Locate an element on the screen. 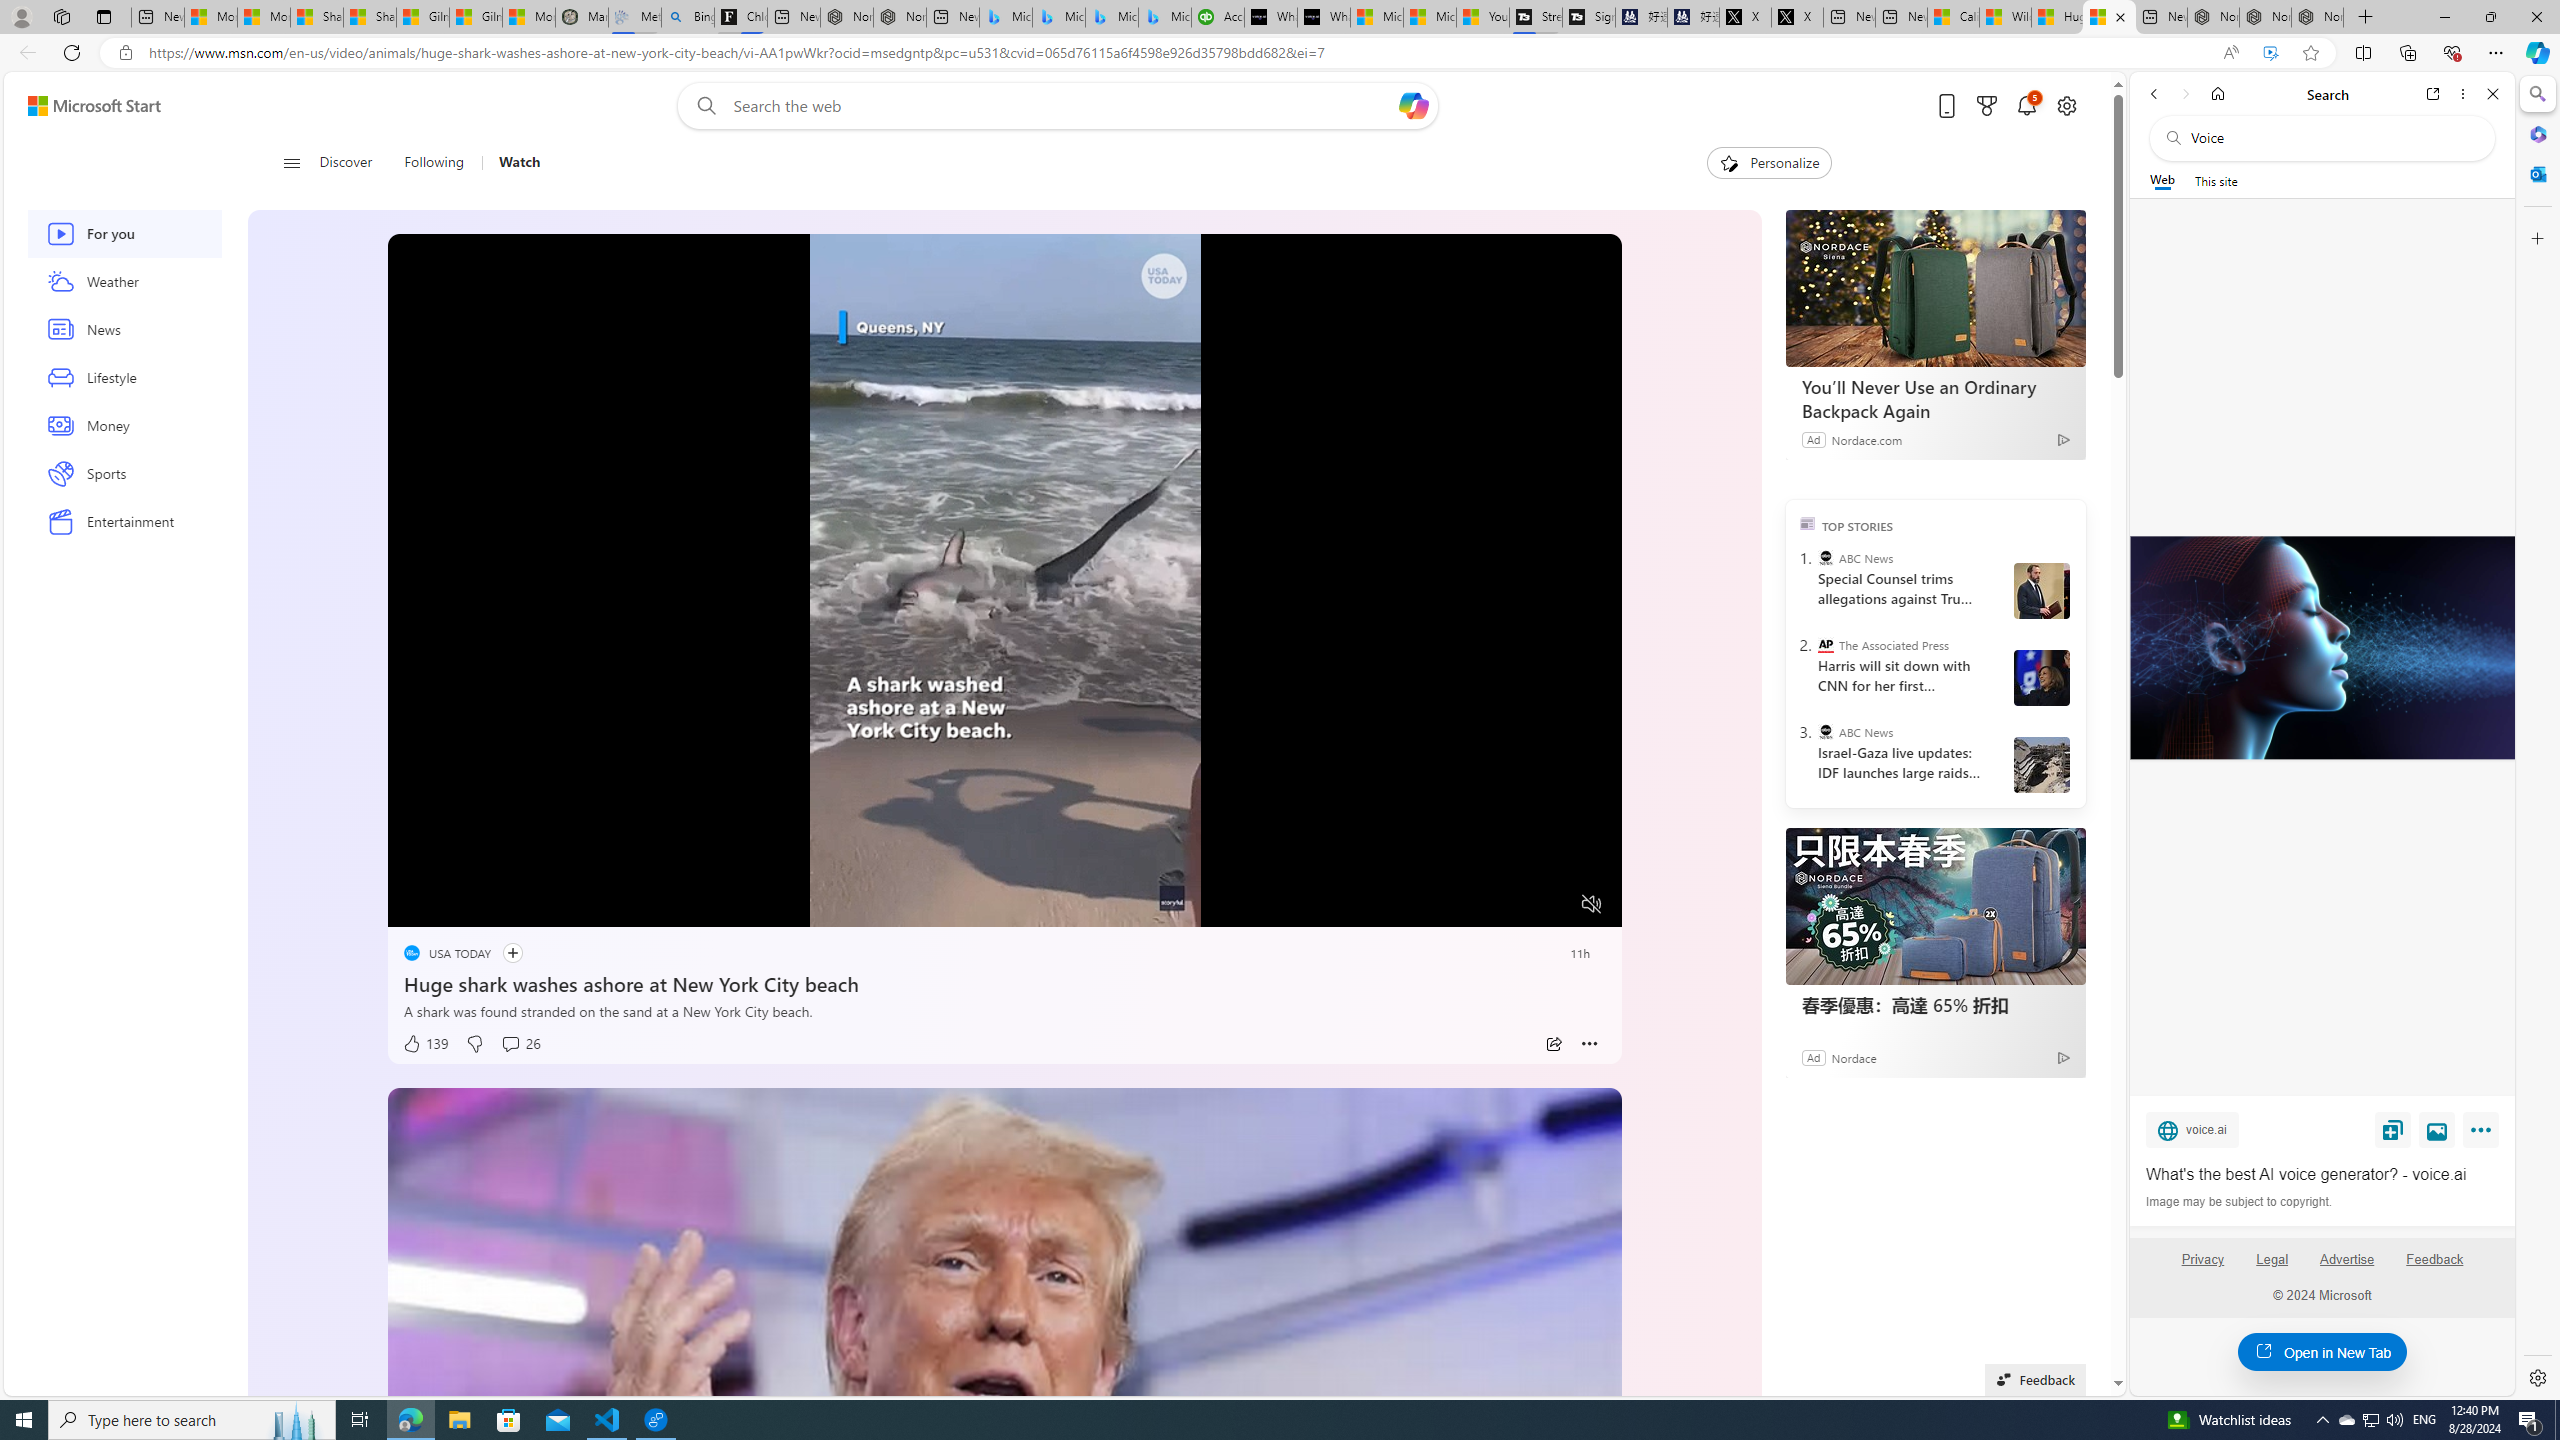  'Settings' is located at coordinates (2535, 1376).